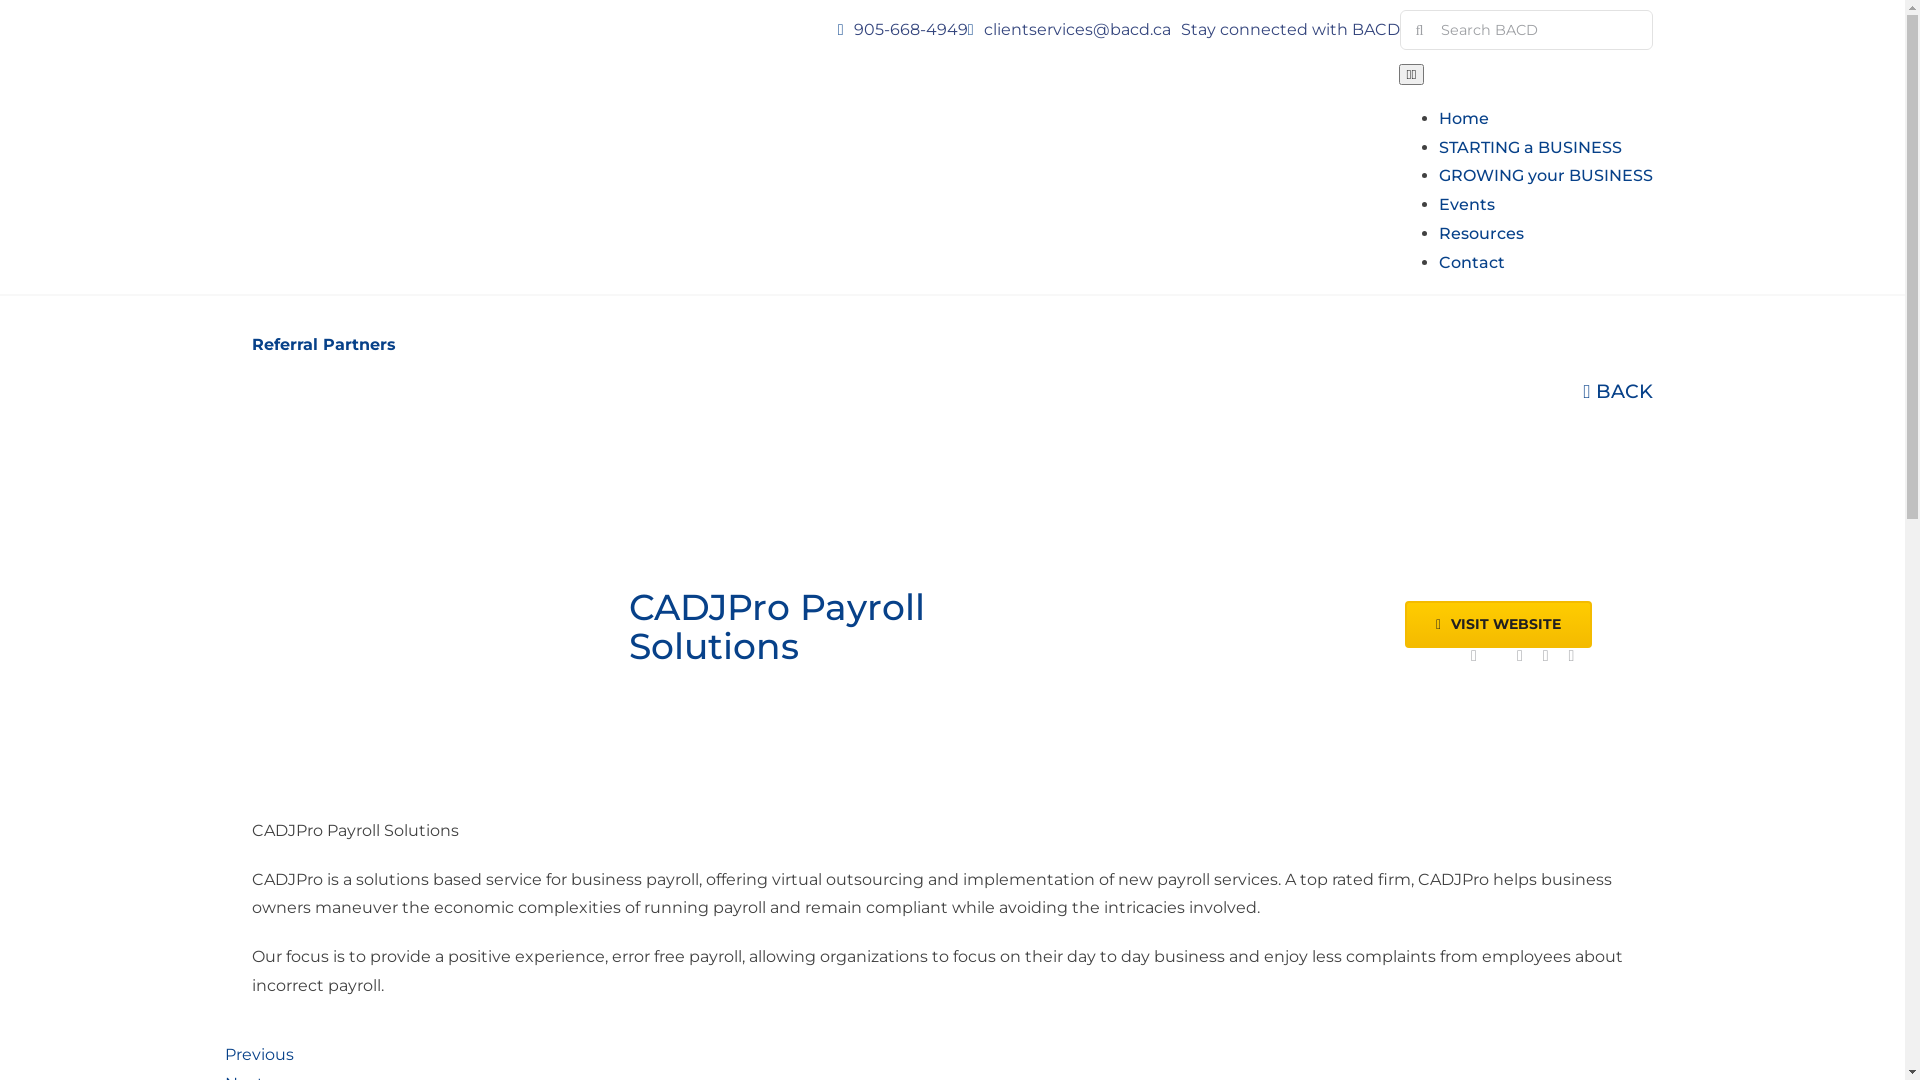 This screenshot has width=1920, height=1080. Describe the element at coordinates (1290, 29) in the screenshot. I see `'Stay connected with BACD'` at that location.